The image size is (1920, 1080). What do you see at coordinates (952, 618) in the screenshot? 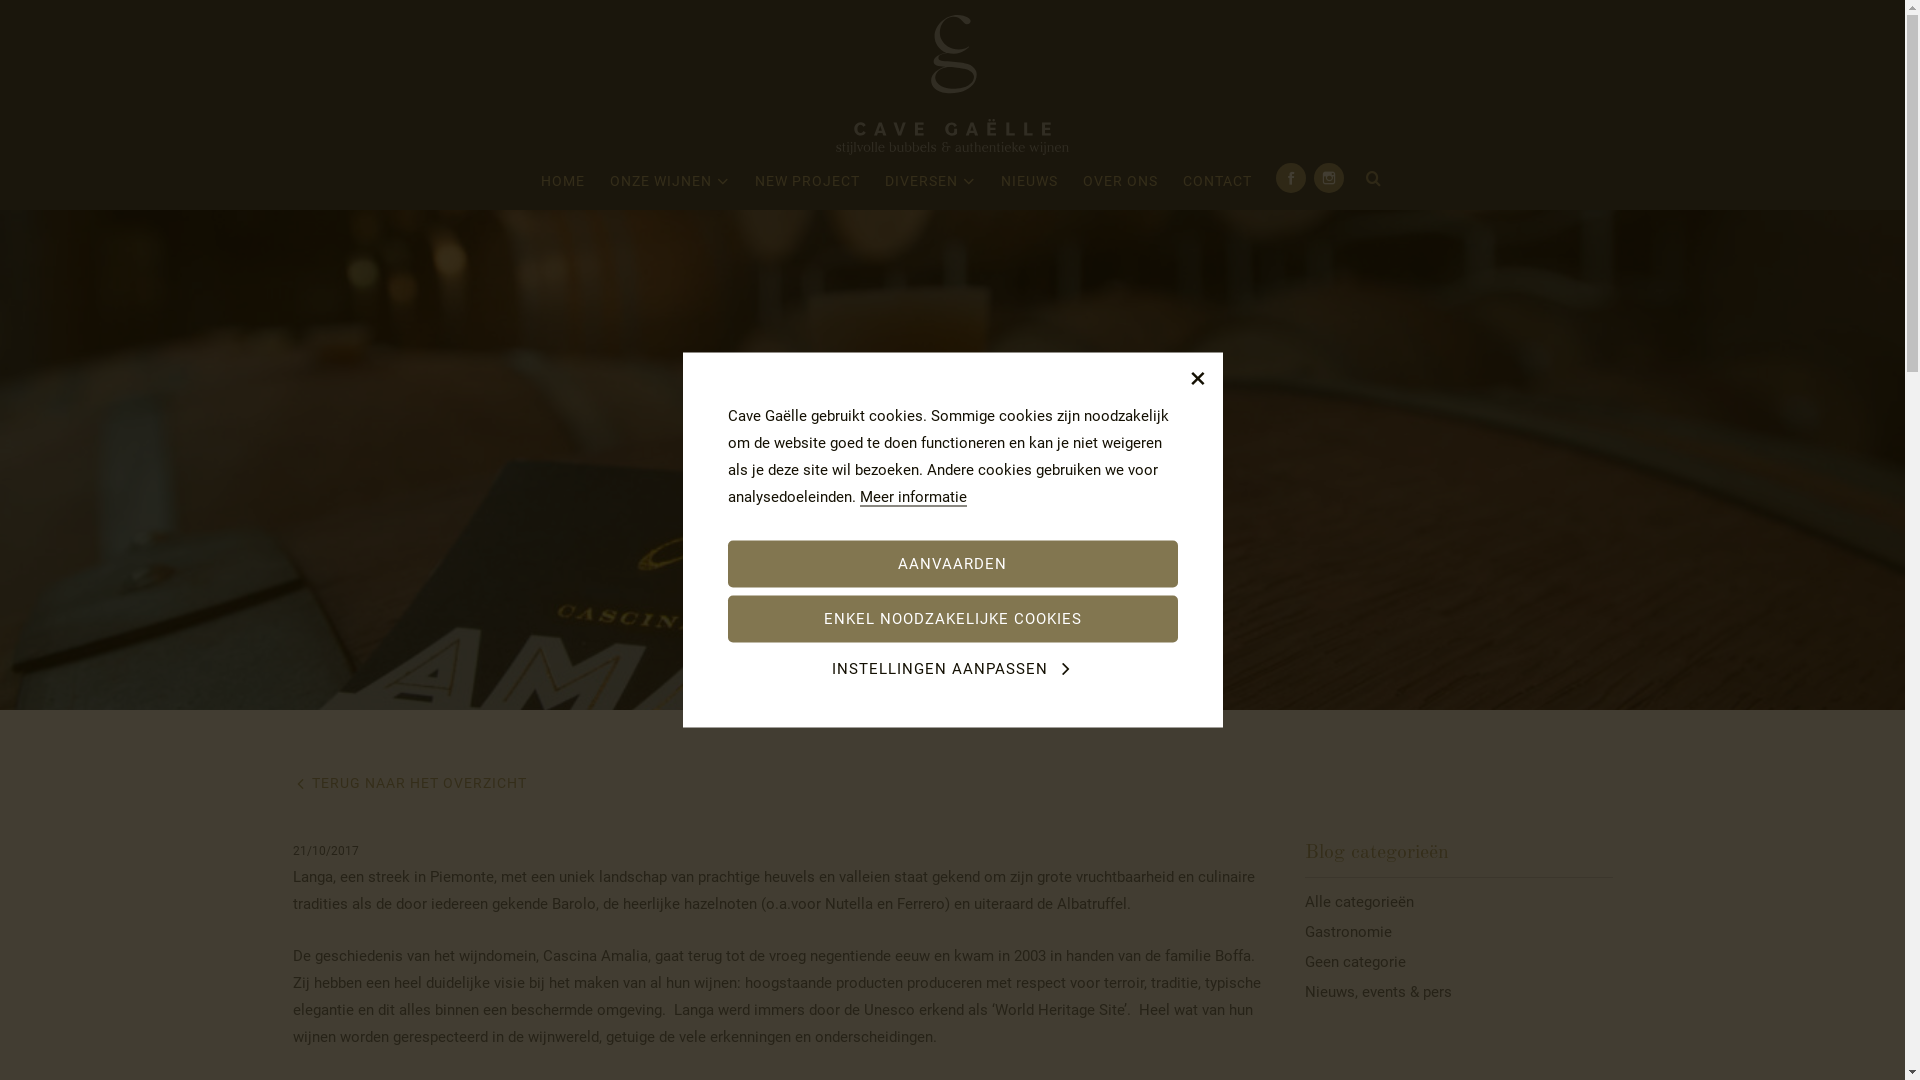
I see `'ENKEL NOODZAKELIJKE COOKIES'` at bounding box center [952, 618].